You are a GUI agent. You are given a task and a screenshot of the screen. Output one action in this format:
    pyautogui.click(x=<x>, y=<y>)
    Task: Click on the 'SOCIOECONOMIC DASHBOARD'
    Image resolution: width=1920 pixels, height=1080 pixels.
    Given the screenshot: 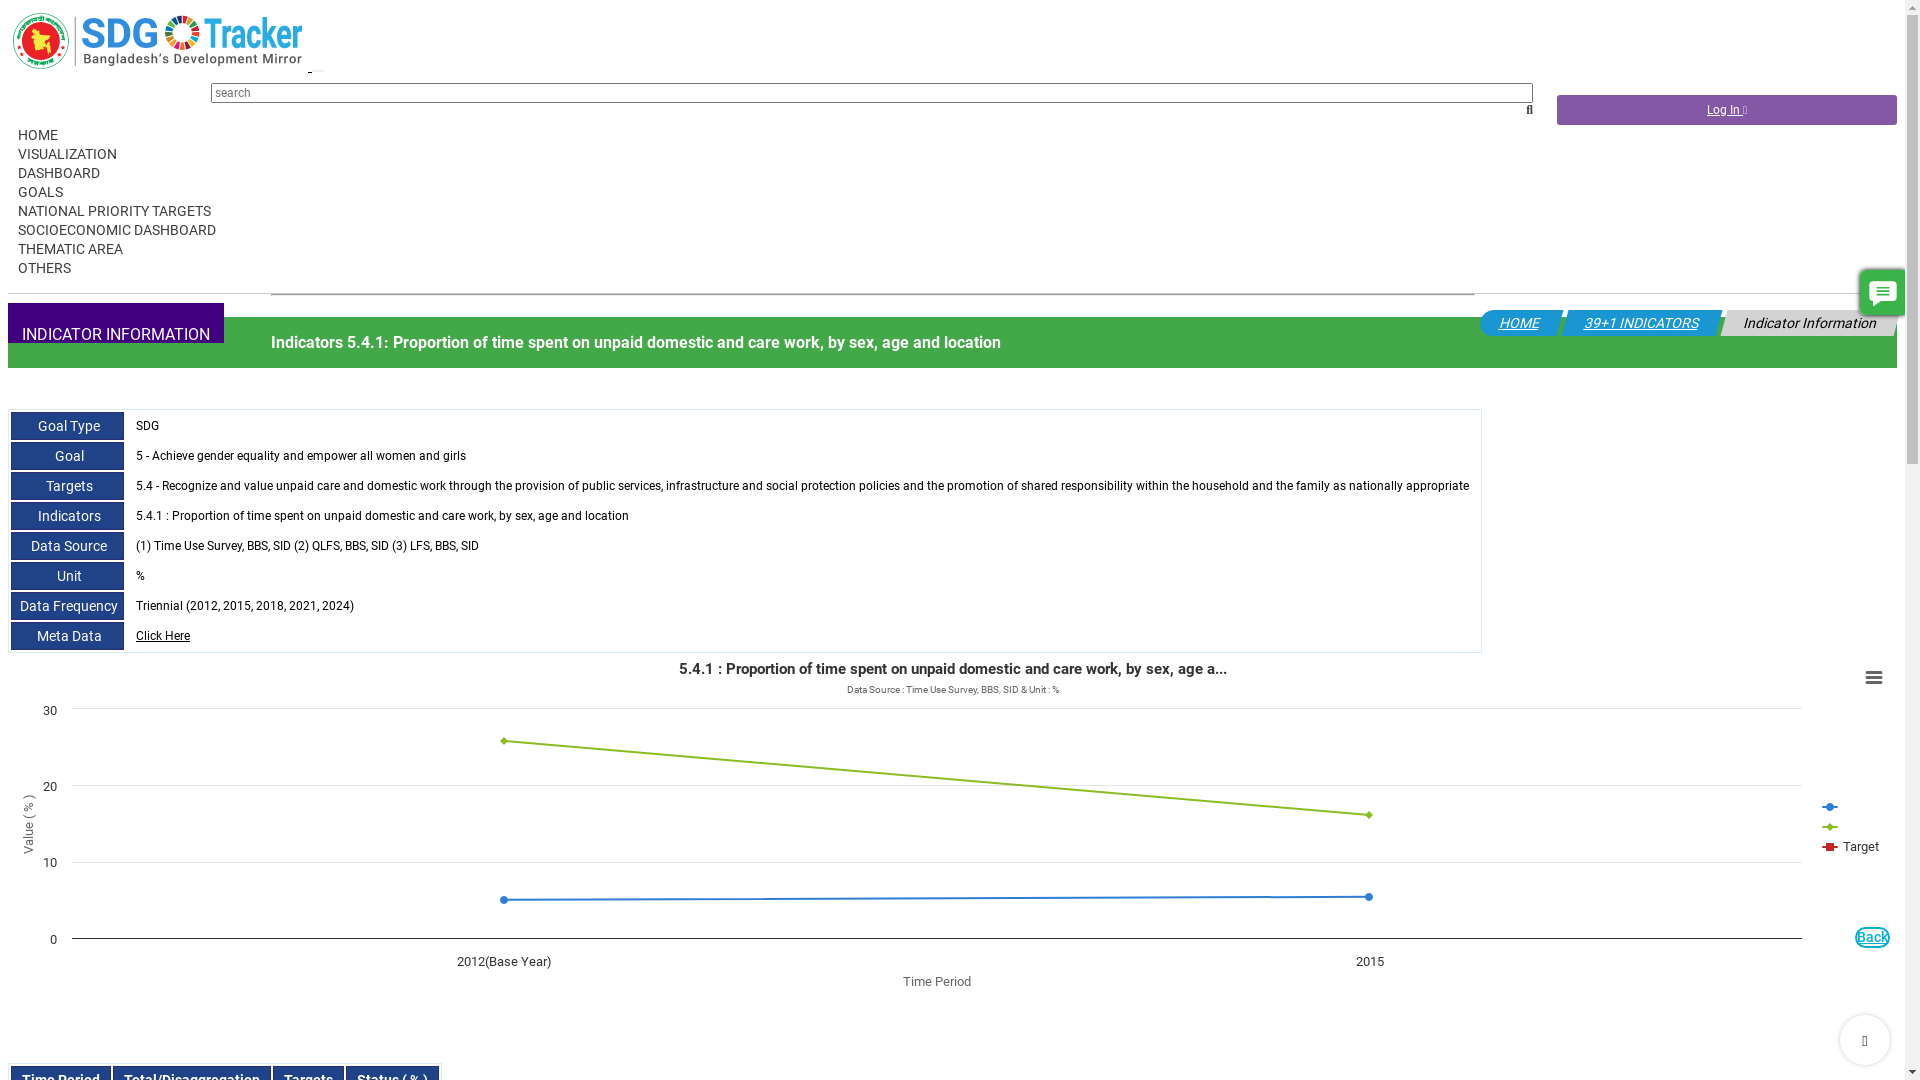 What is the action you would take?
    pyautogui.click(x=110, y=229)
    